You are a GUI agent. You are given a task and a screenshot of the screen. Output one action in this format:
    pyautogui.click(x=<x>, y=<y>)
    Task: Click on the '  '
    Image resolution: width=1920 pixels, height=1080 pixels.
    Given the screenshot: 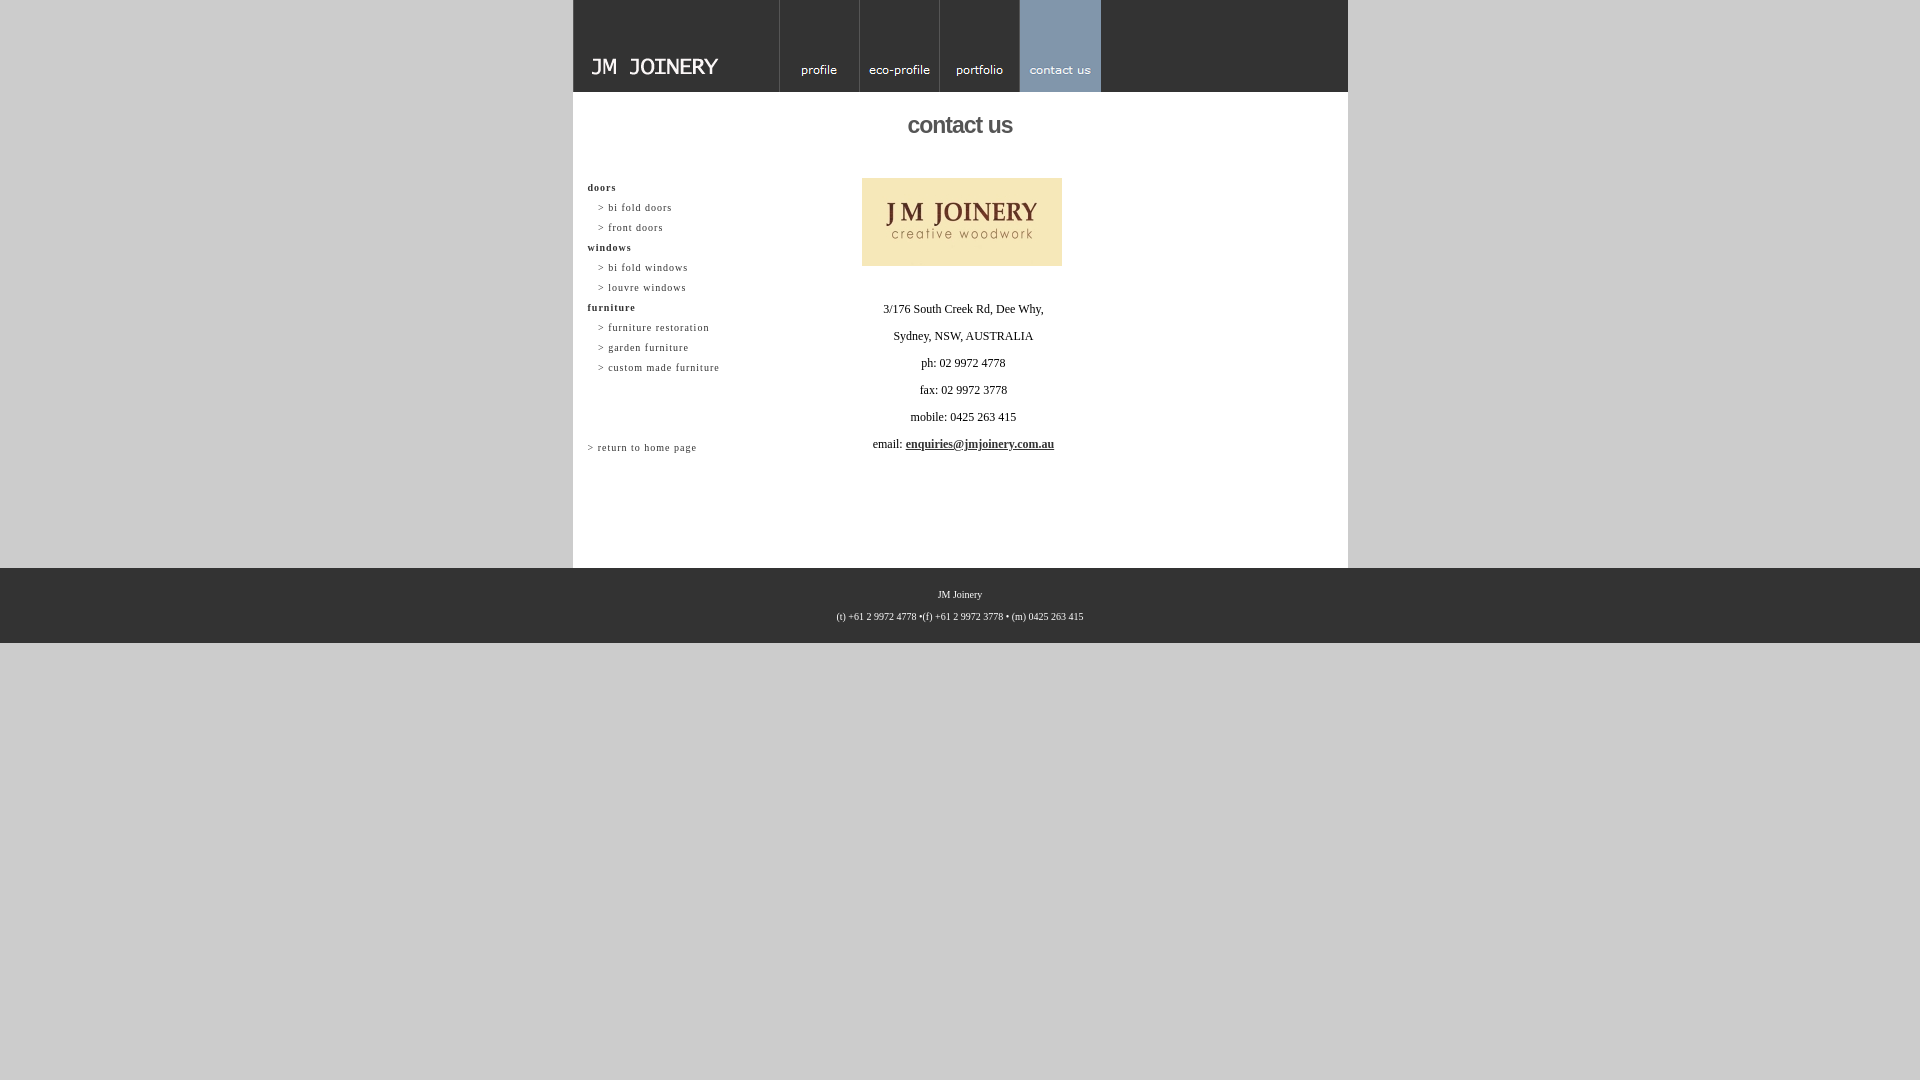 What is the action you would take?
    pyautogui.click(x=570, y=407)
    